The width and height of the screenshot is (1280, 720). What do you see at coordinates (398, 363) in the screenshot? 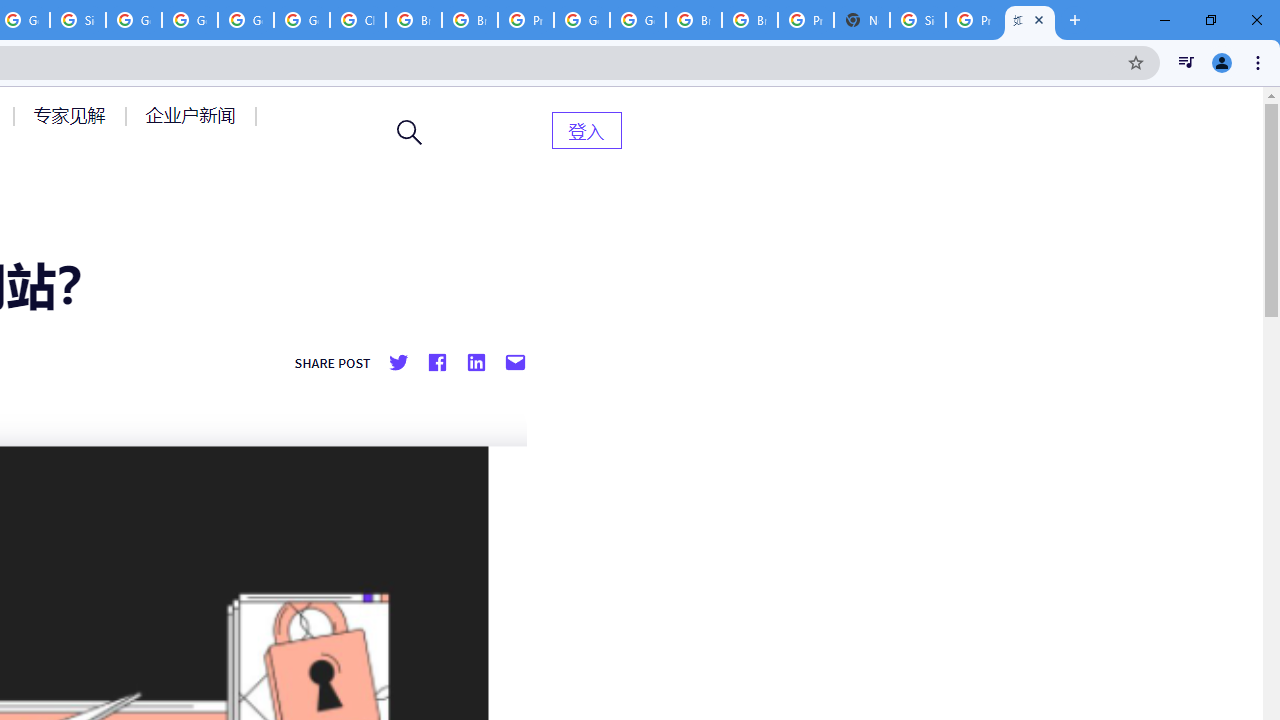
I see `'Share on twitter'` at bounding box center [398, 363].